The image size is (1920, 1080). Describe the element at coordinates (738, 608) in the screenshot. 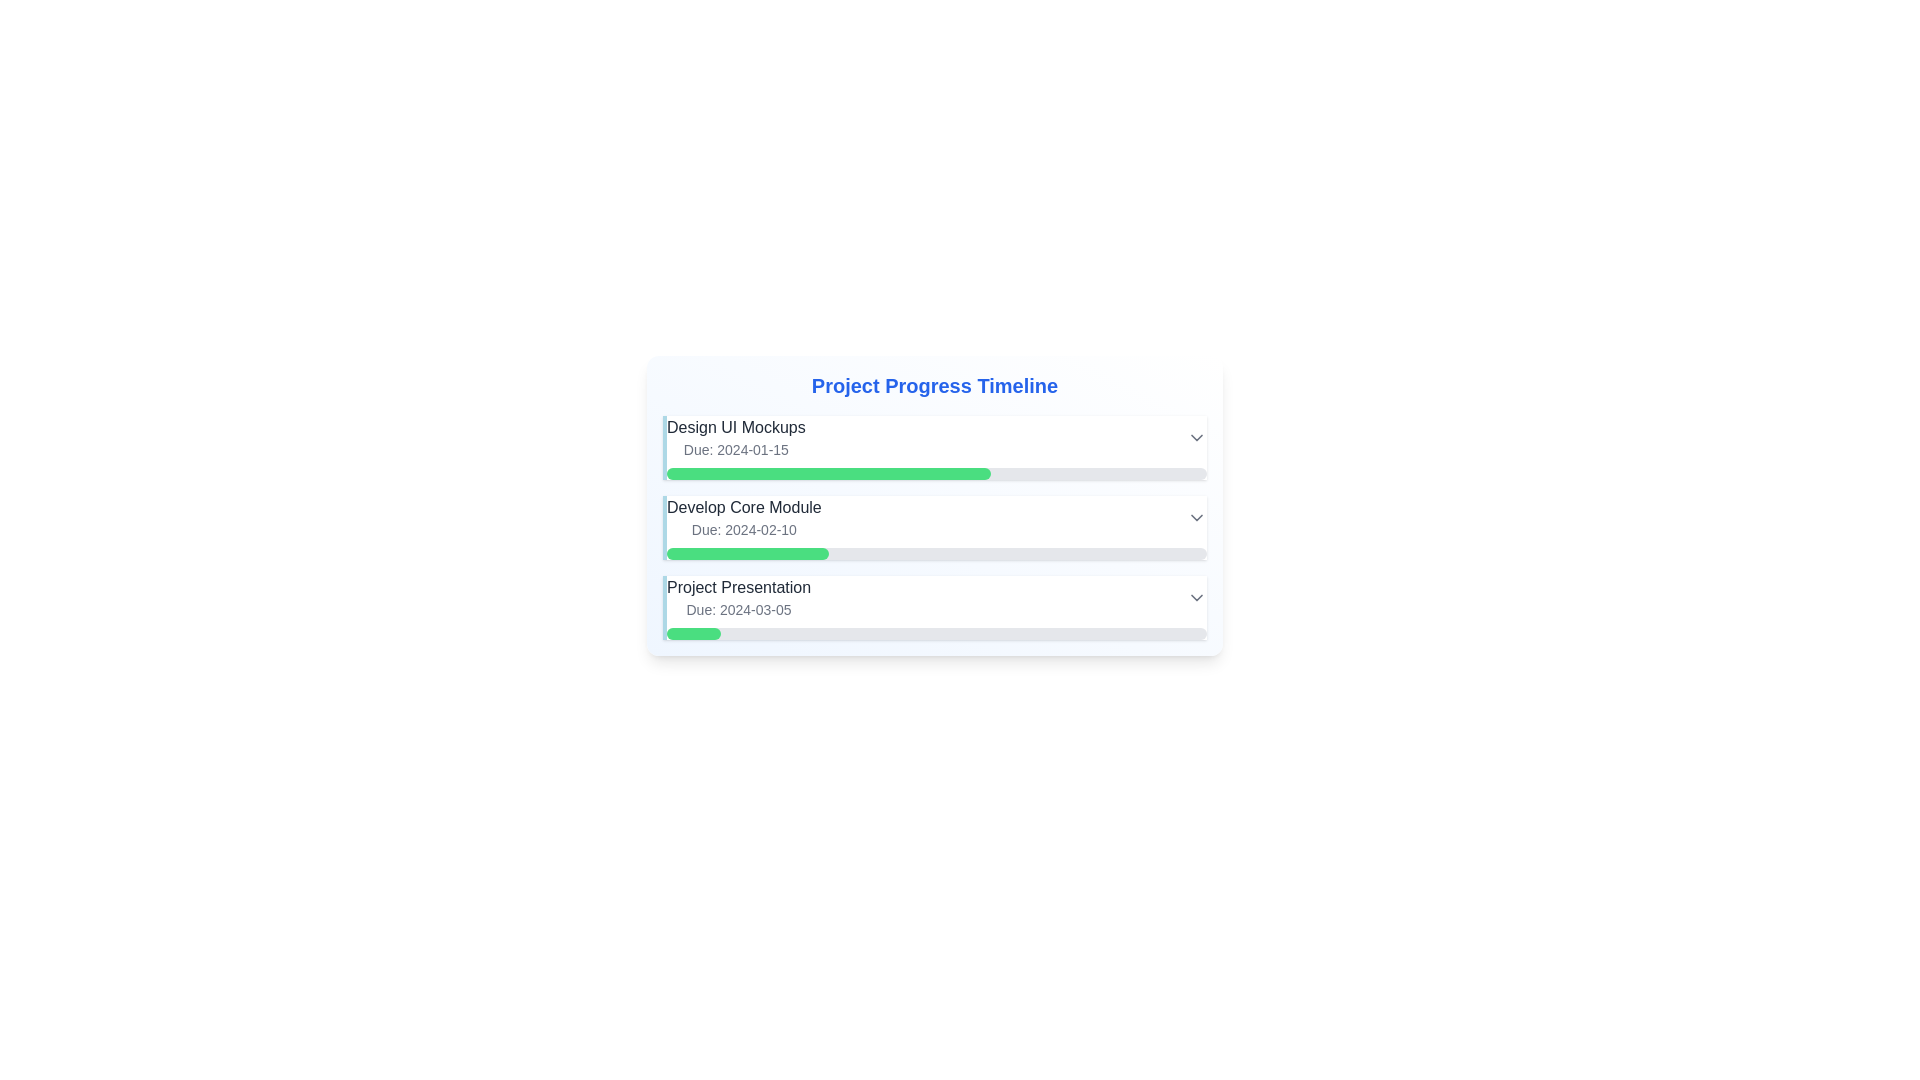

I see `text label displaying 'Due: 2024-03-05' located below the 'Project Presentation' text in the 'Project Progress Timeline' section` at that location.